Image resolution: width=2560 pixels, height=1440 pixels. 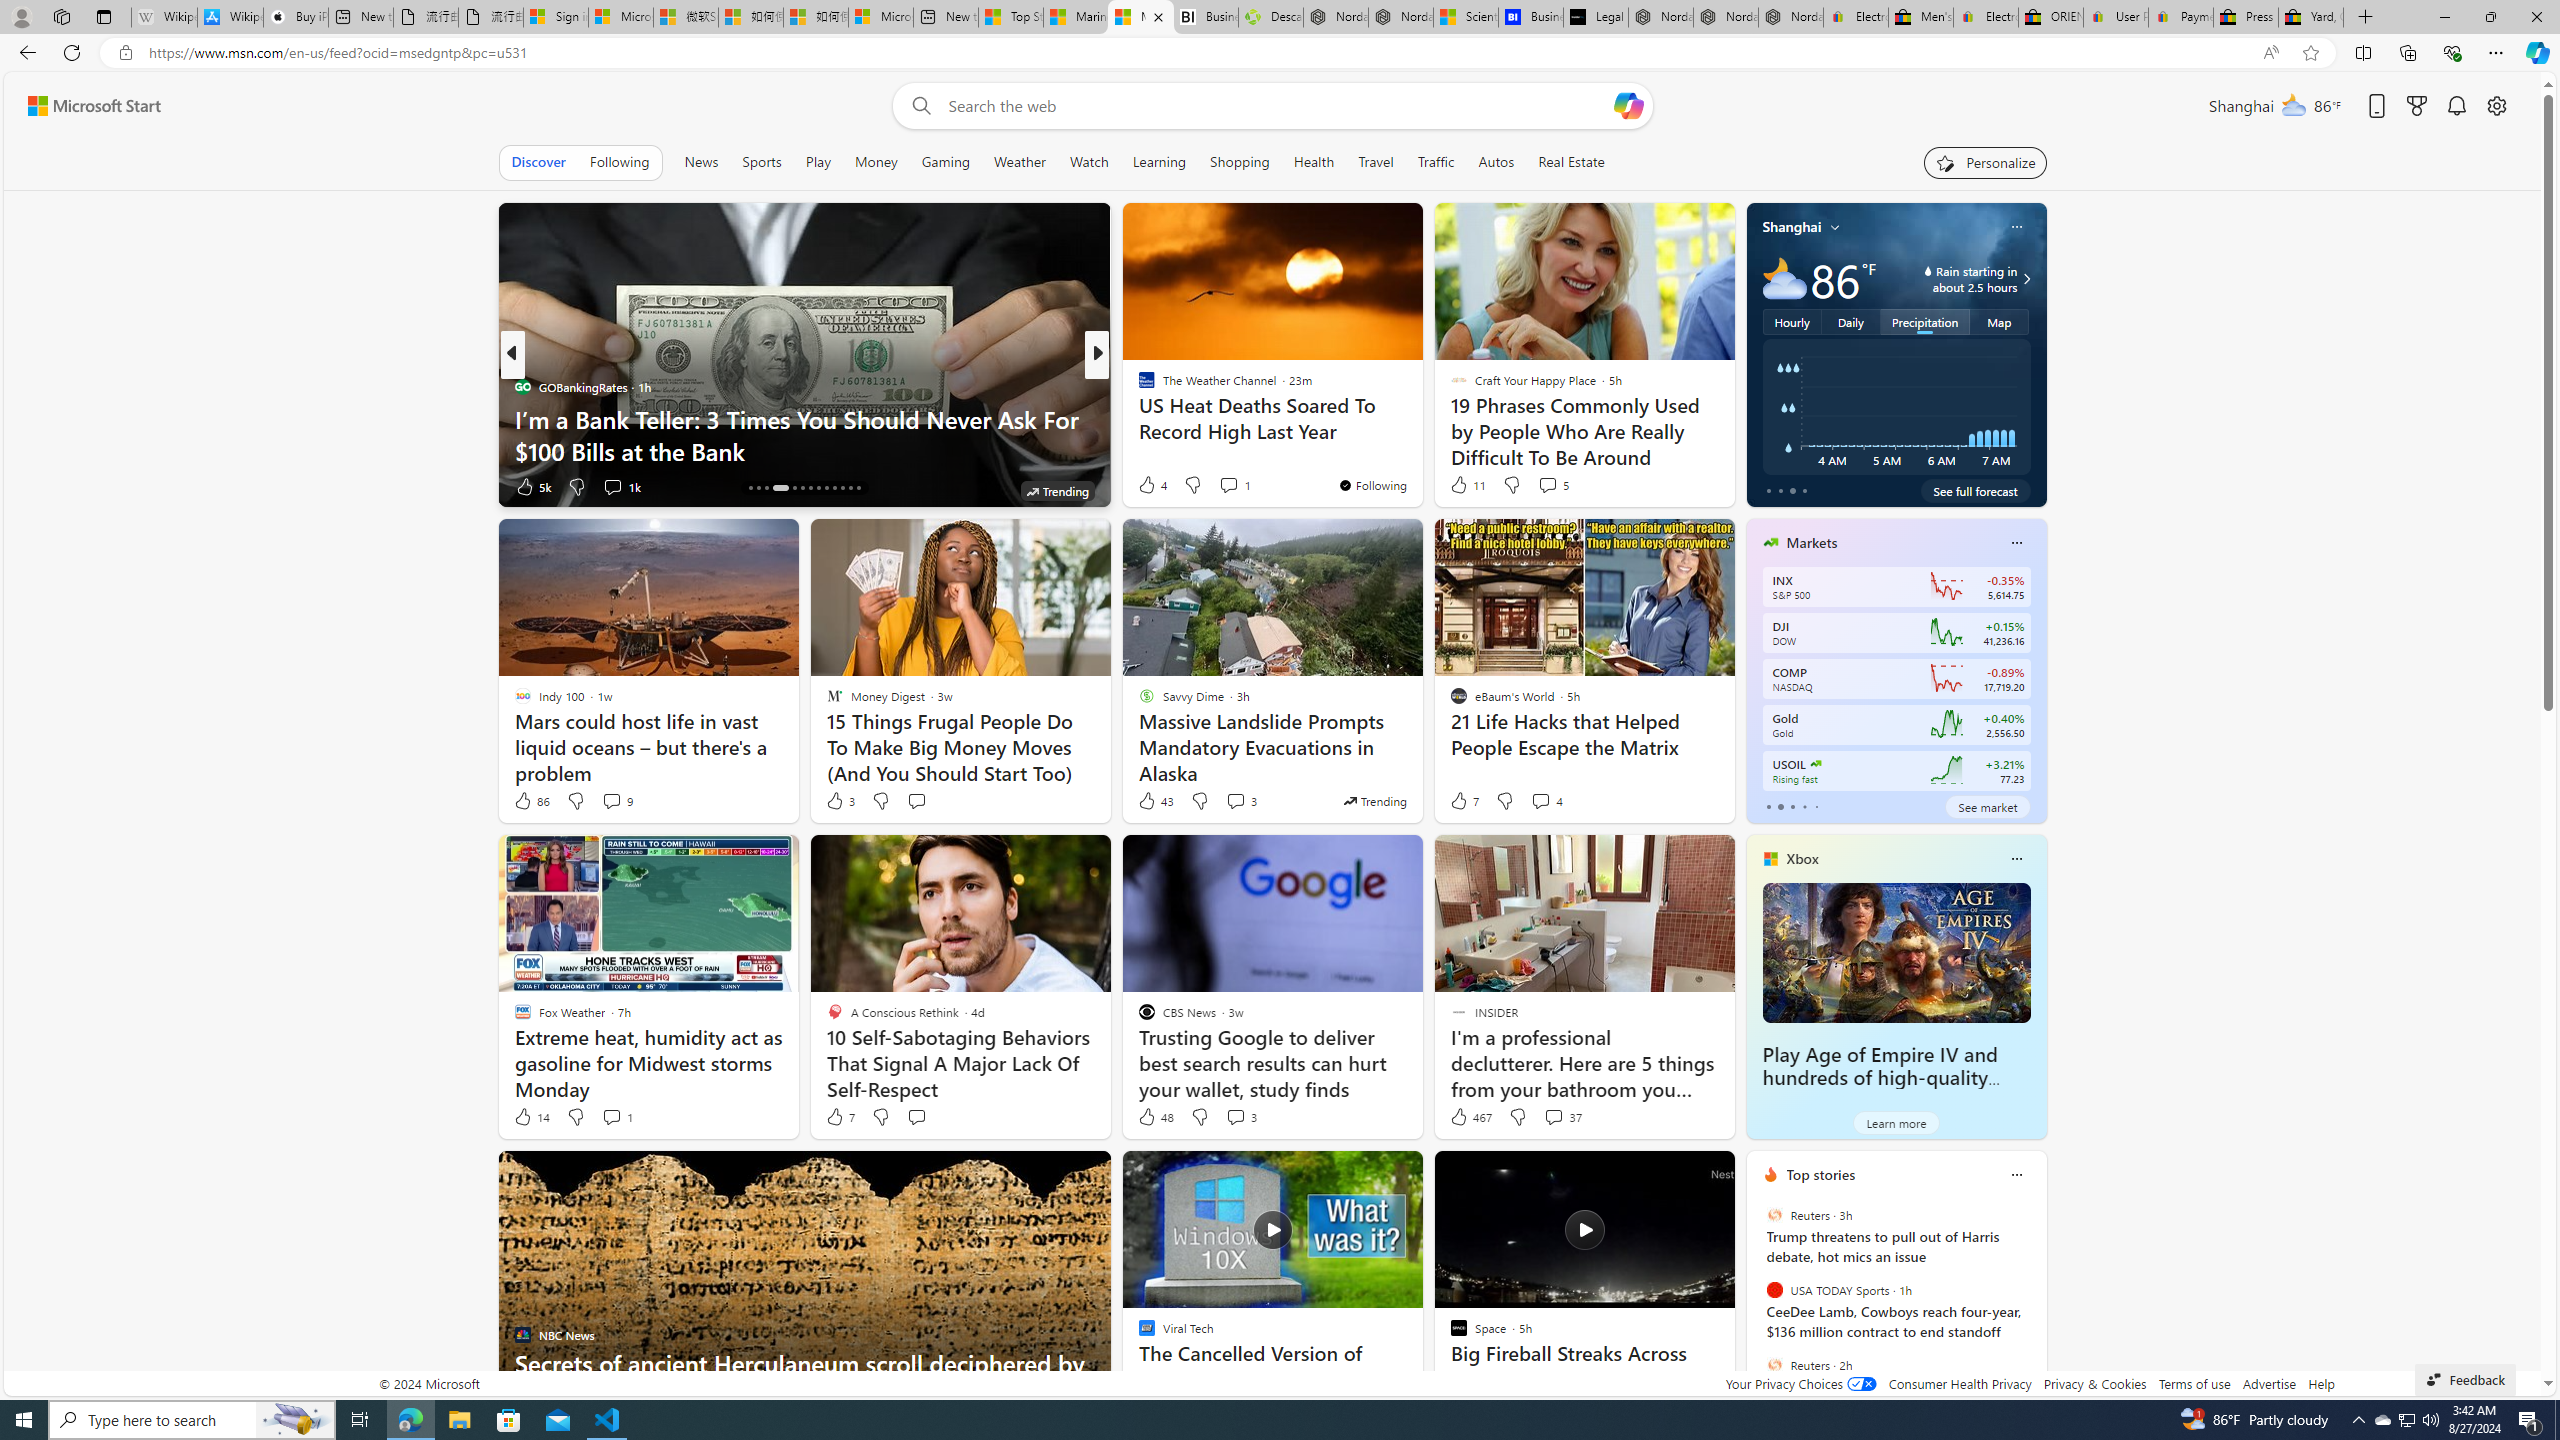 What do you see at coordinates (2000, 321) in the screenshot?
I see `'Map'` at bounding box center [2000, 321].